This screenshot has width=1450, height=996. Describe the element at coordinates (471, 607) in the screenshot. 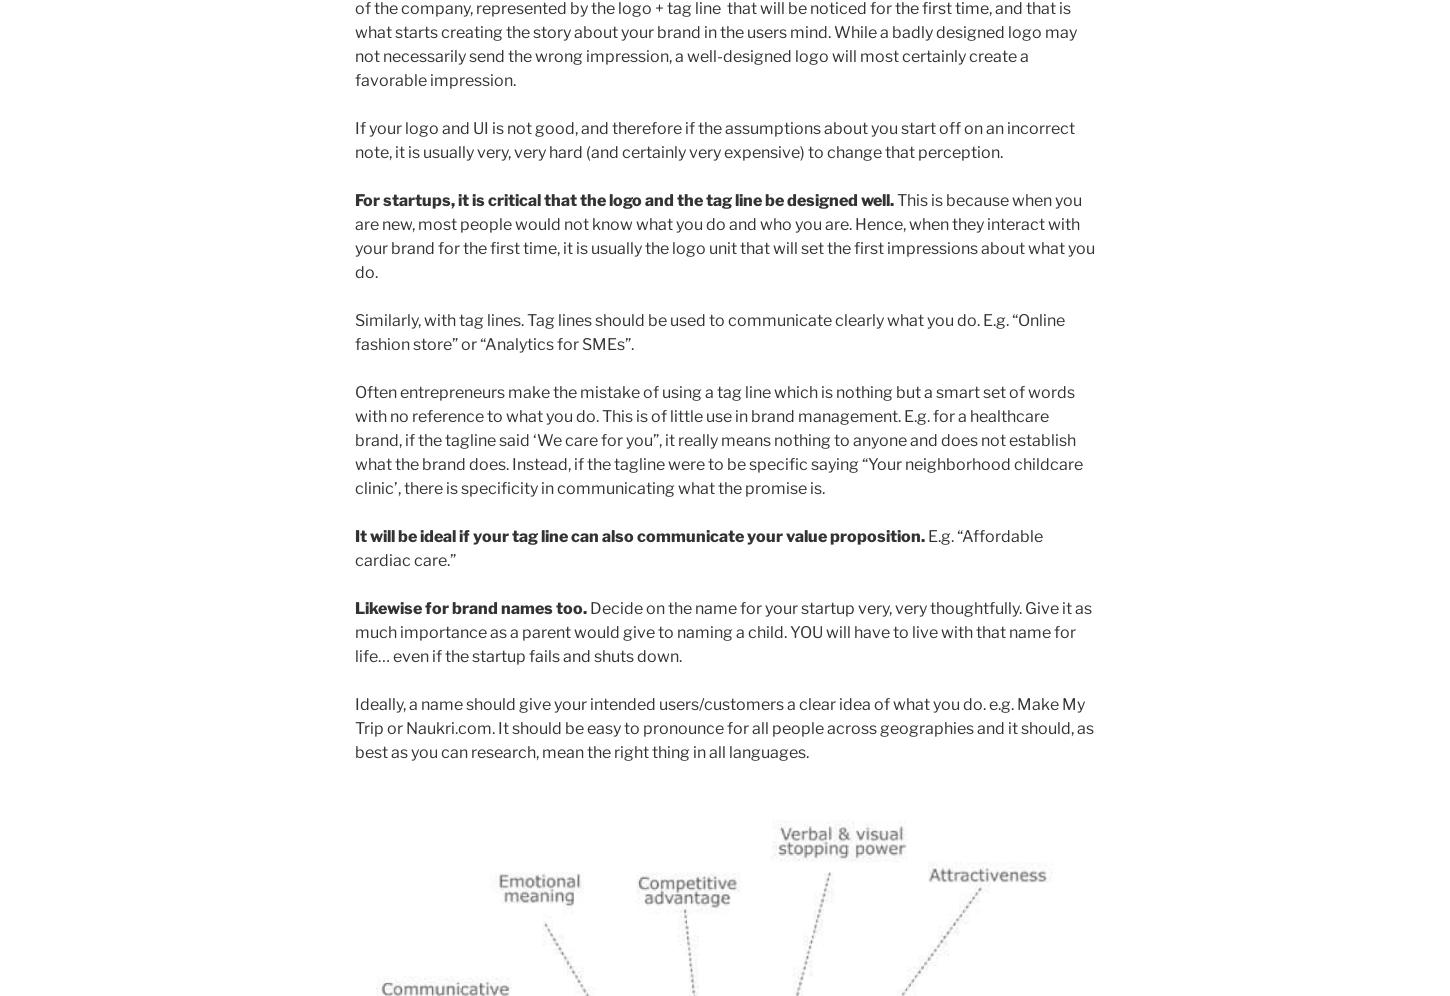

I see `'Likewise for brand names too.'` at that location.